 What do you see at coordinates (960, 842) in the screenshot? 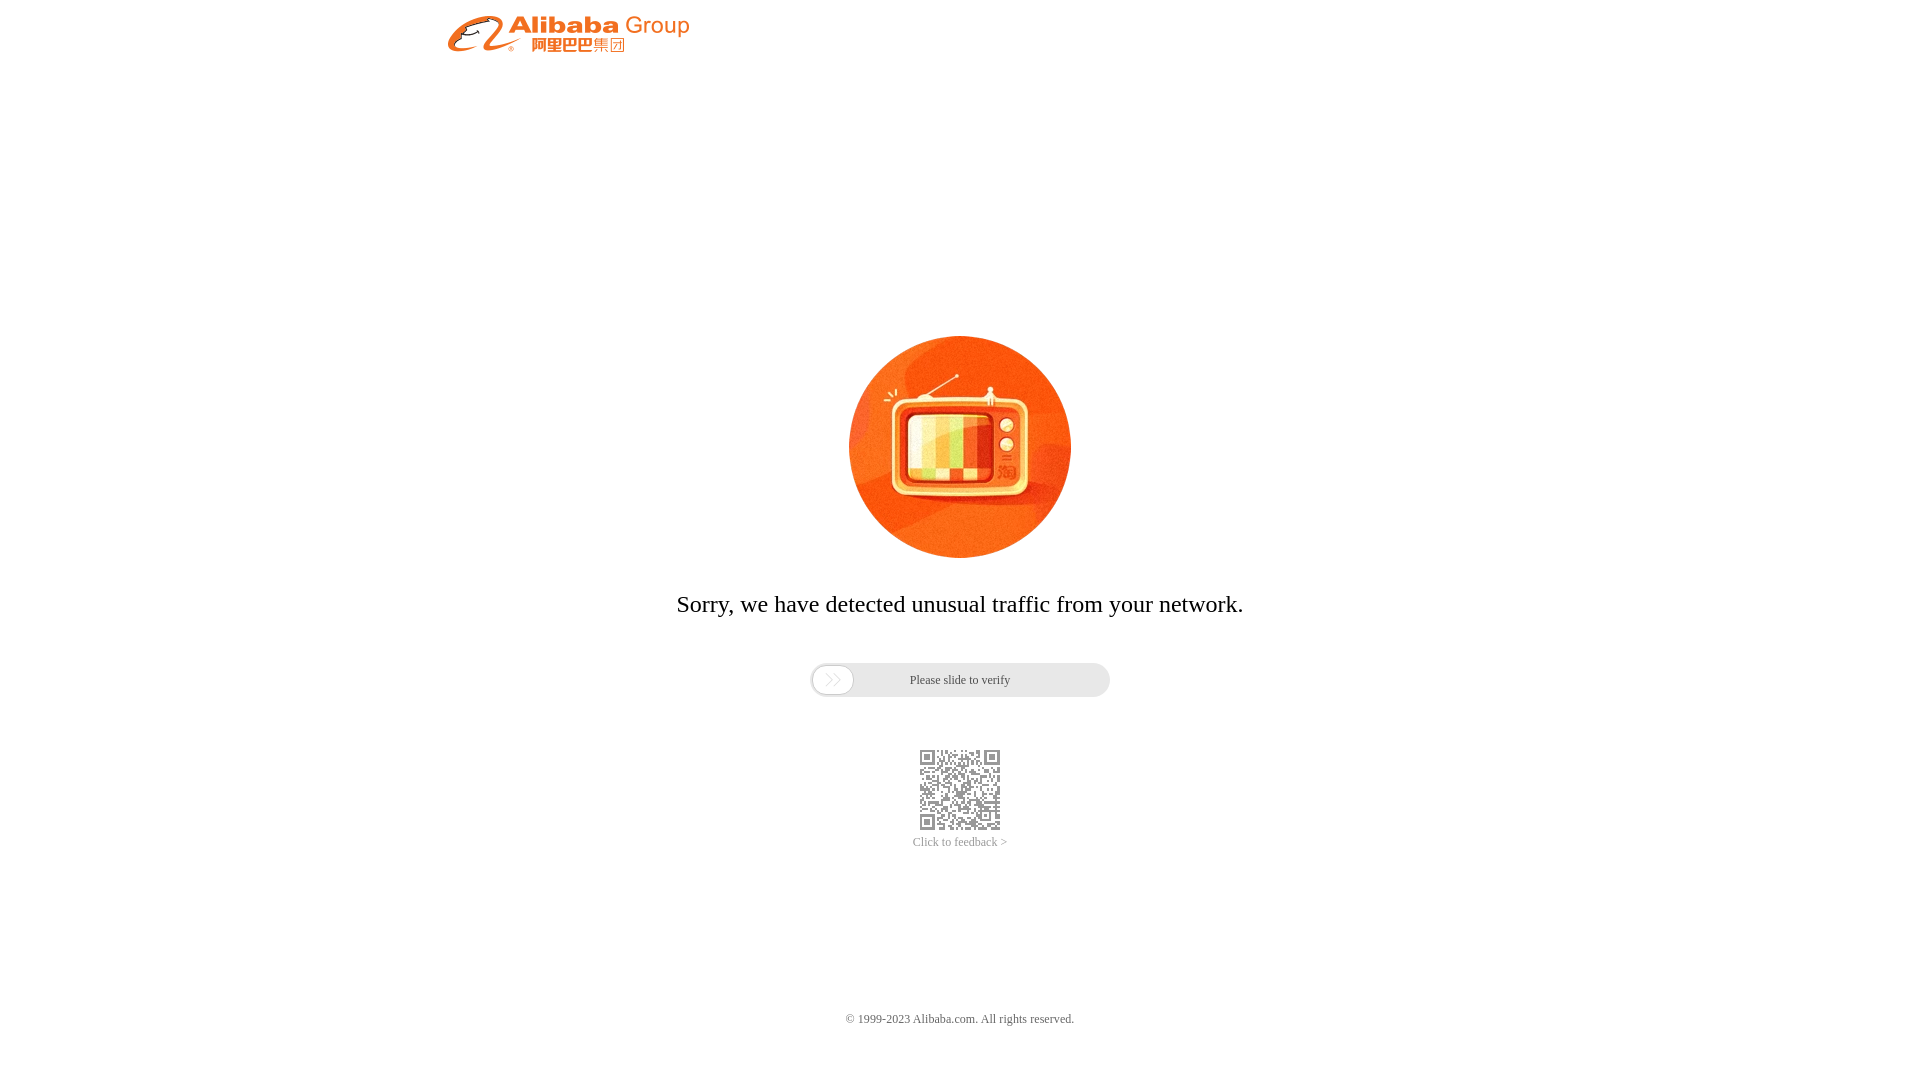
I see `'Click to feedback >'` at bounding box center [960, 842].